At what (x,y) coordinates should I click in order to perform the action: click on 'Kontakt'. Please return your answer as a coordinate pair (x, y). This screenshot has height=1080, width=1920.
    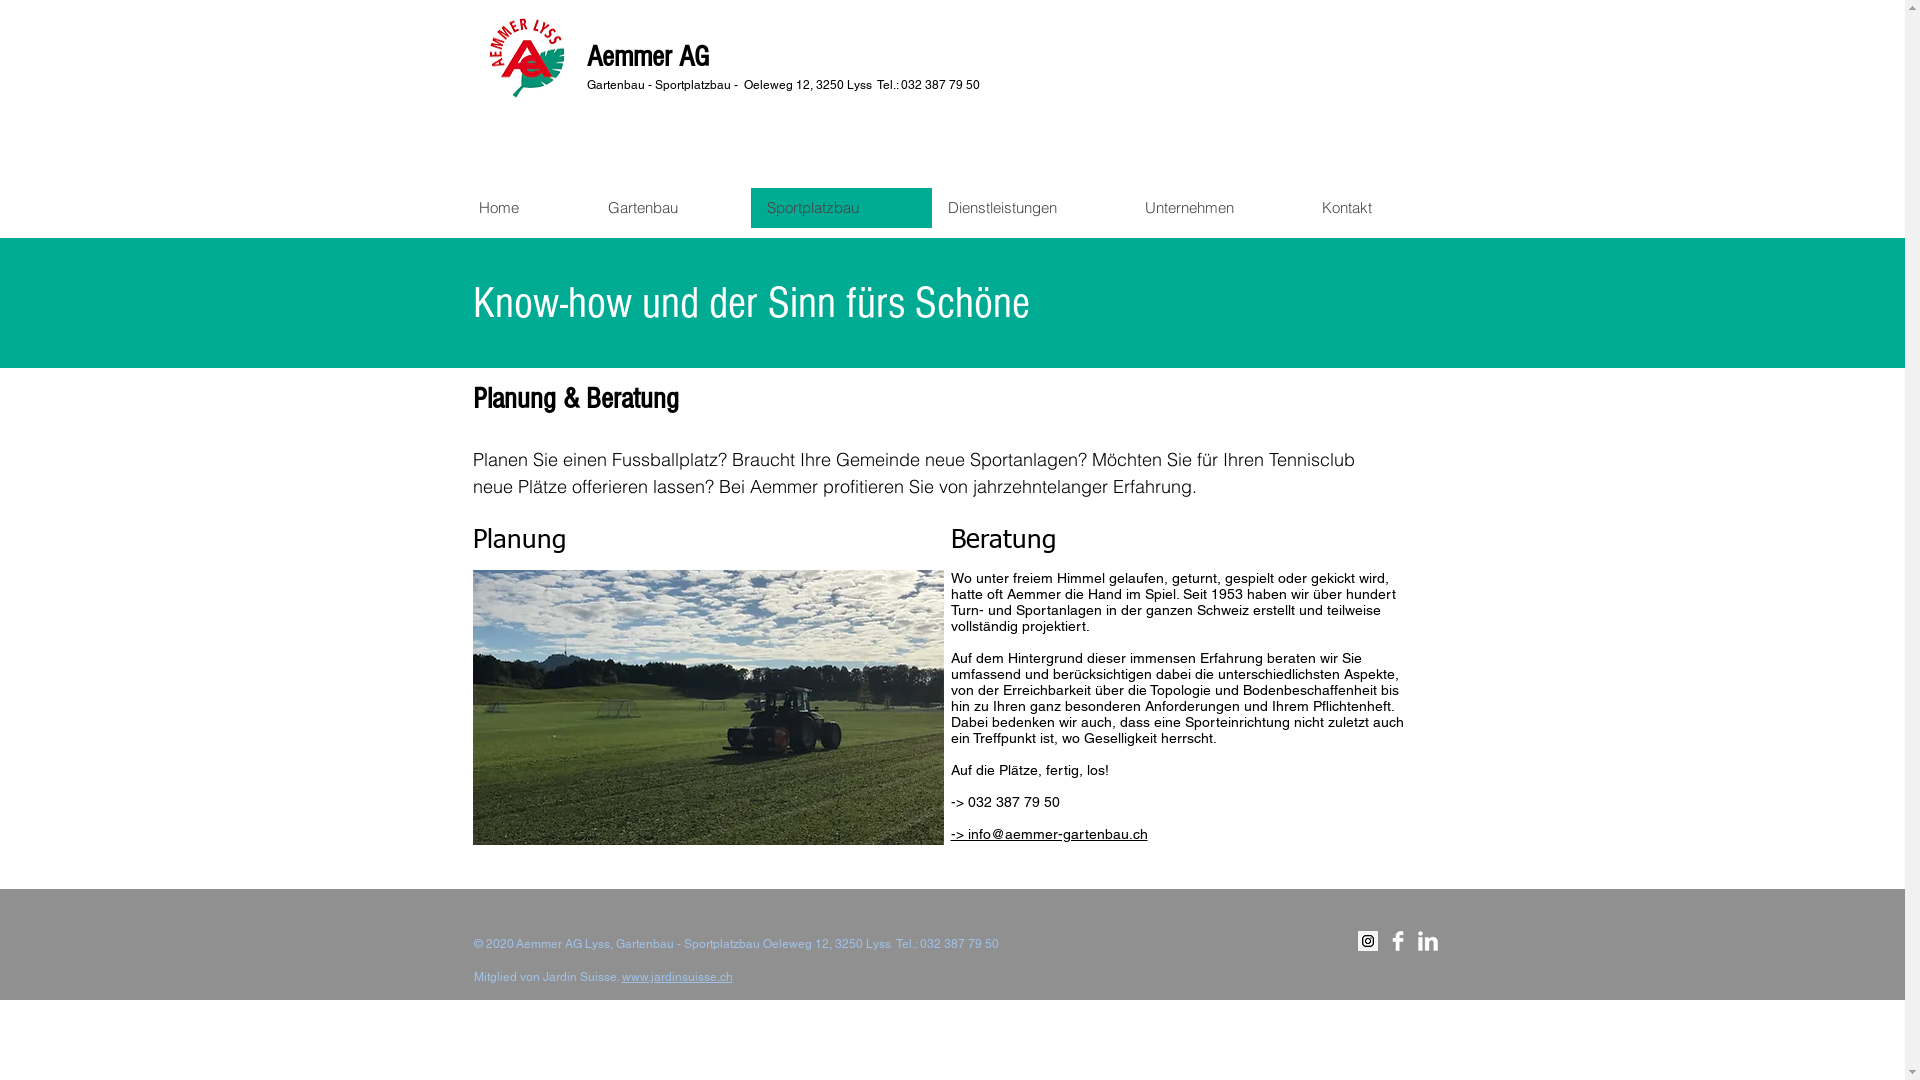
    Looking at the image, I should click on (1373, 208).